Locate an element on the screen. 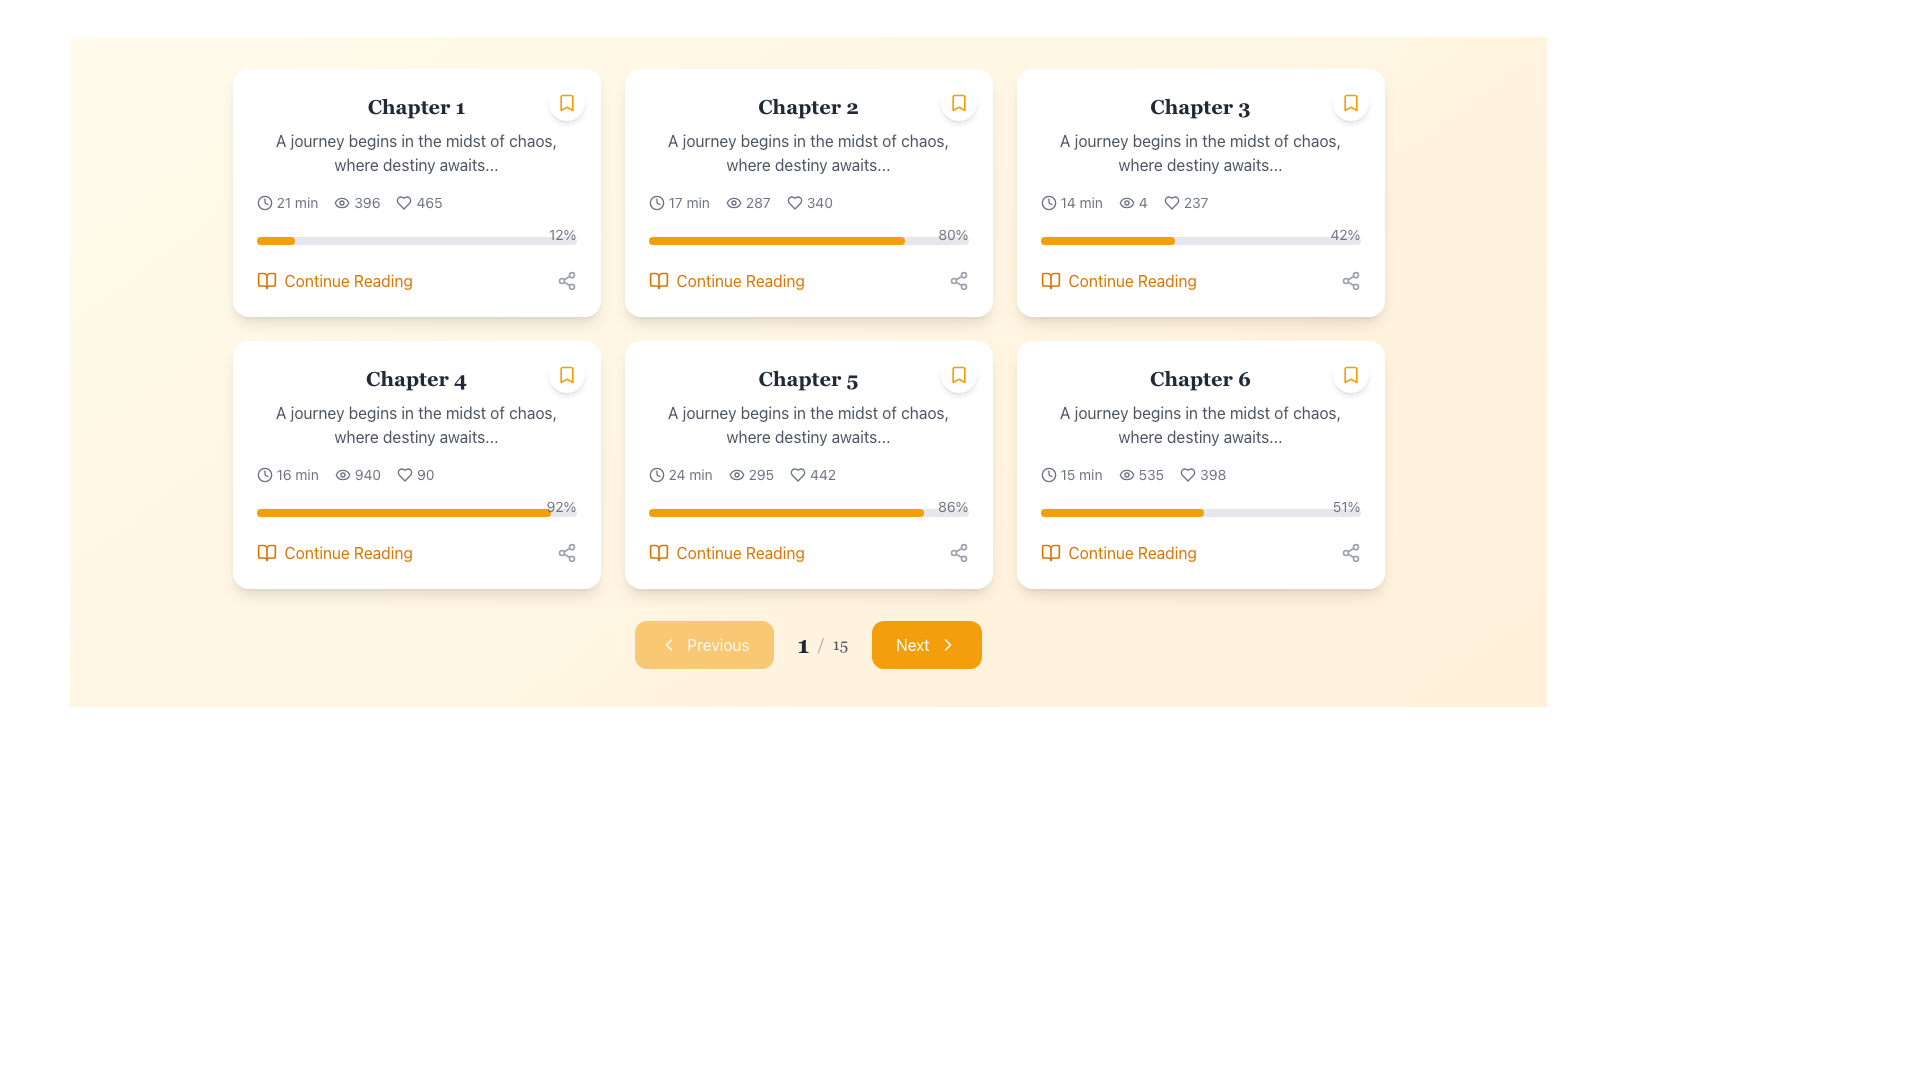 Image resolution: width=1920 pixels, height=1080 pixels. progress value displayed as '12%' on the progress bar located in the Chapter 1 card, which is horizontally aligned below the numerical statistics and above the 'Continue Reading' button is located at coordinates (415, 235).